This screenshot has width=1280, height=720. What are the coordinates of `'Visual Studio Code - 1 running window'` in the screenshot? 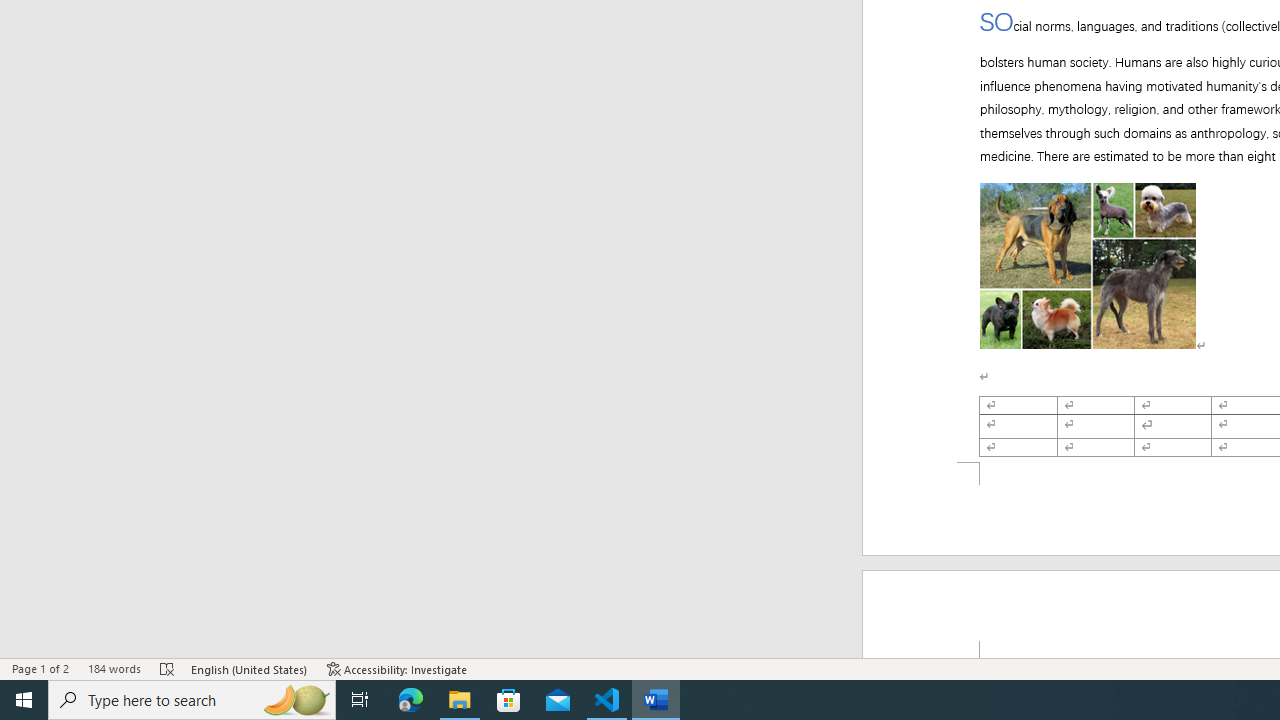 It's located at (606, 698).